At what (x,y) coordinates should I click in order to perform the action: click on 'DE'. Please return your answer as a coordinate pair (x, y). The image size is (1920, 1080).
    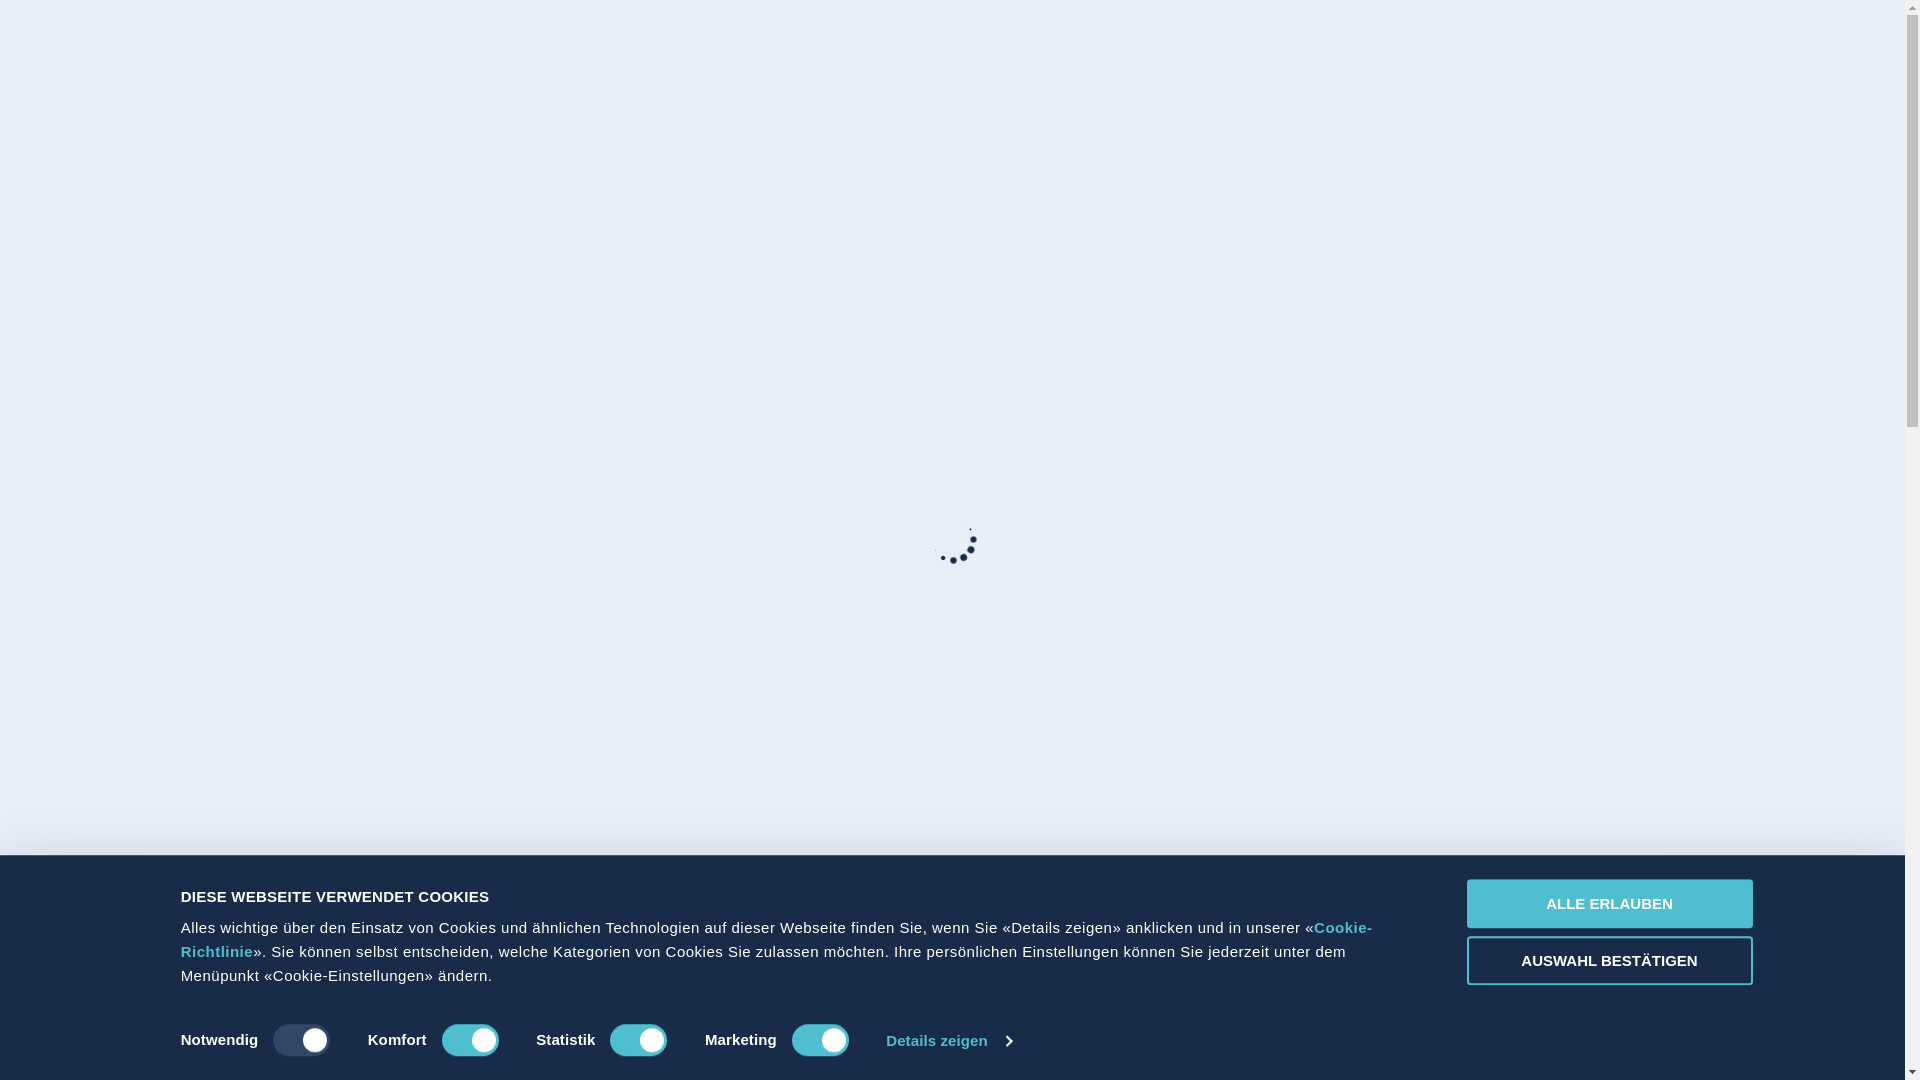
    Looking at the image, I should click on (1391, 49).